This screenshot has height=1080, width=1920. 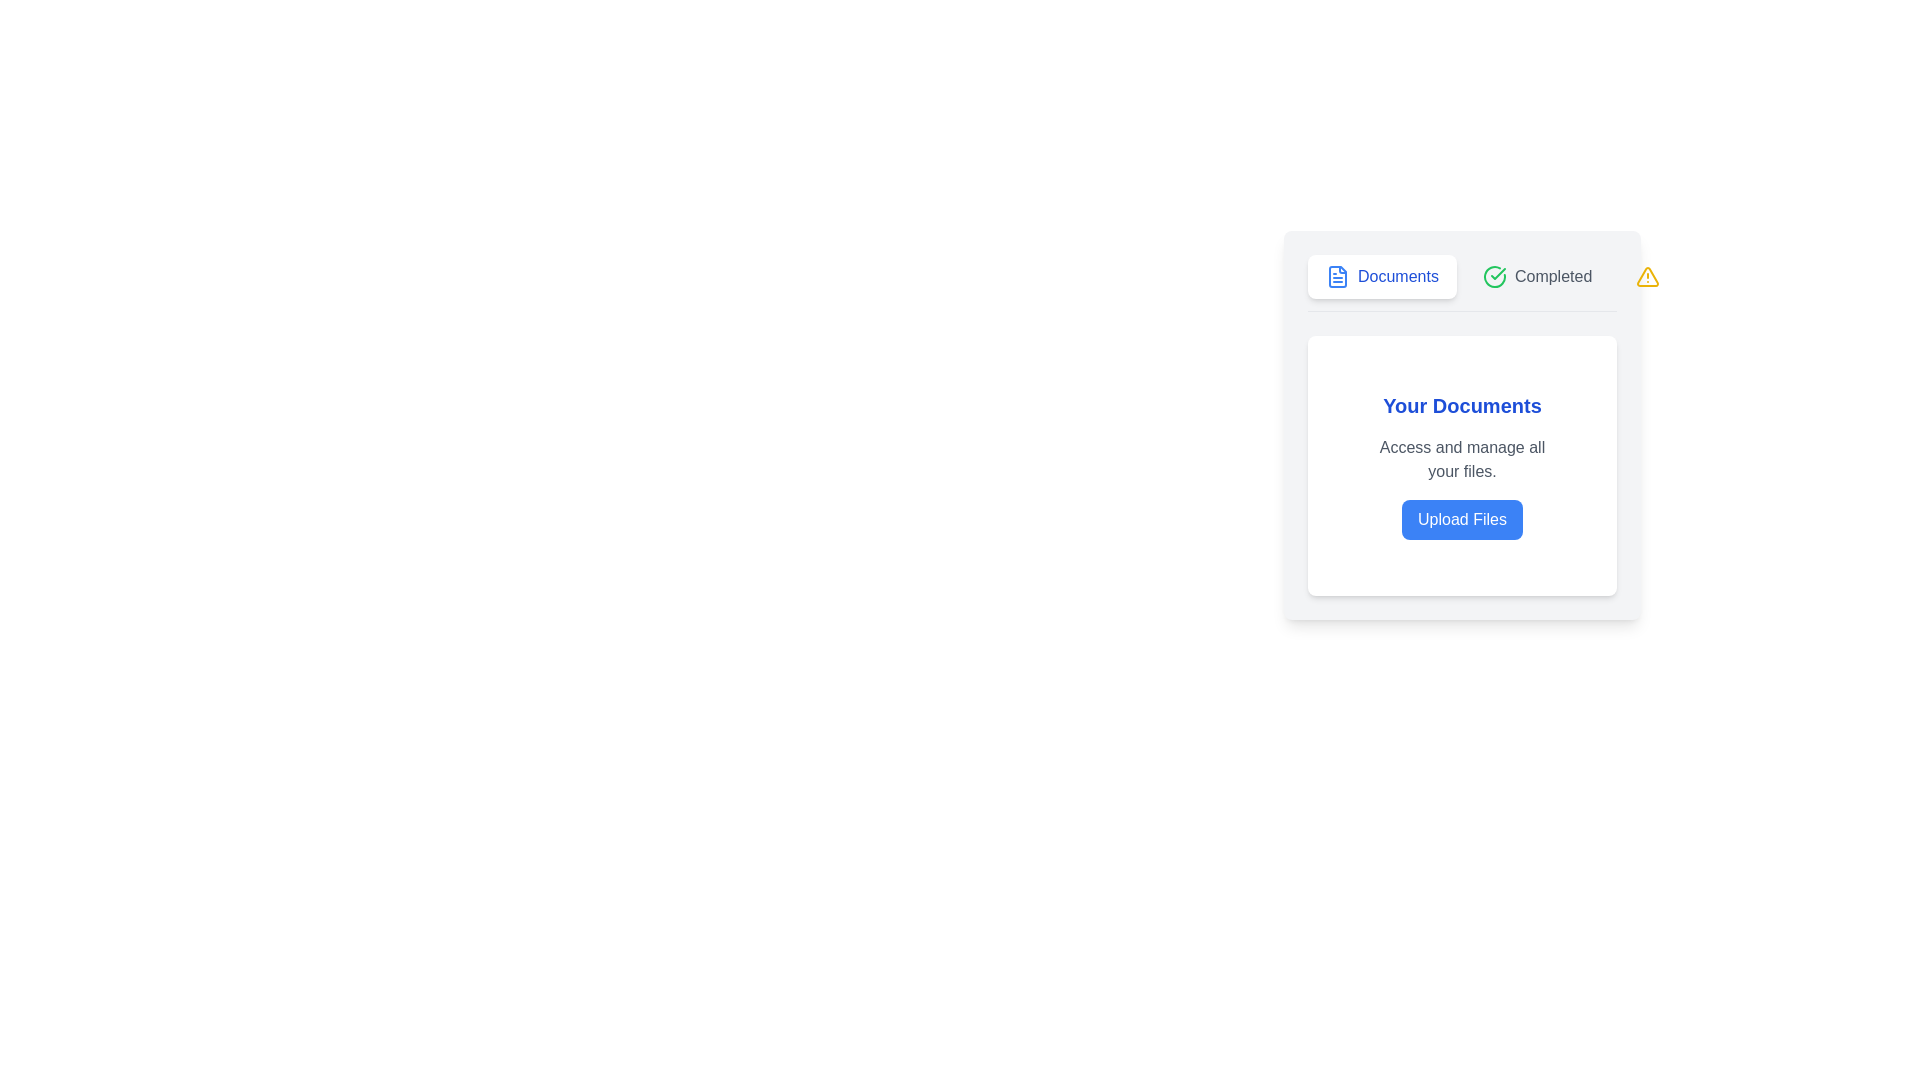 I want to click on the 'Documents' icon located to the left of the text label in the top-left corner of the interface, so click(x=1338, y=277).